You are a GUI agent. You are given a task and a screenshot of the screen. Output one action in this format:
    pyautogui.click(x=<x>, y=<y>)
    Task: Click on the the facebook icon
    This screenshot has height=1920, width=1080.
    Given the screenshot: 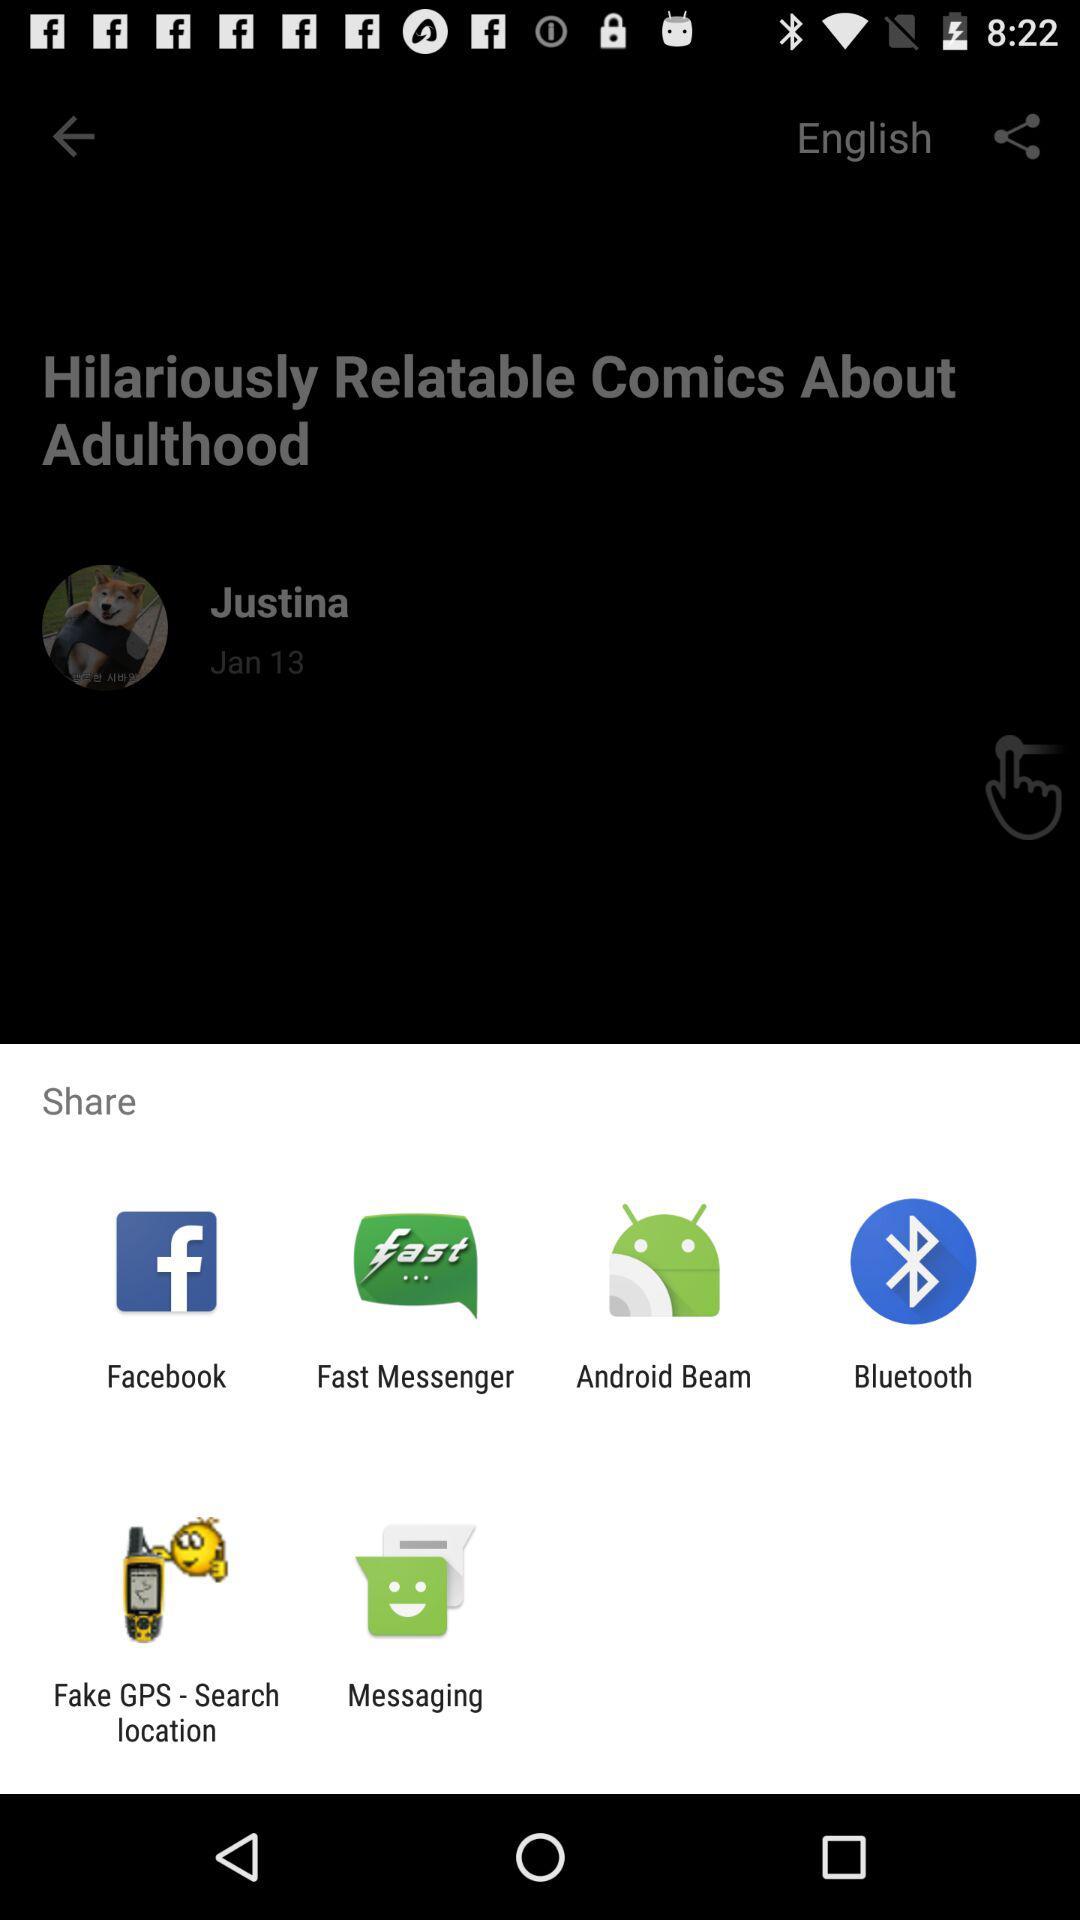 What is the action you would take?
    pyautogui.click(x=165, y=1392)
    